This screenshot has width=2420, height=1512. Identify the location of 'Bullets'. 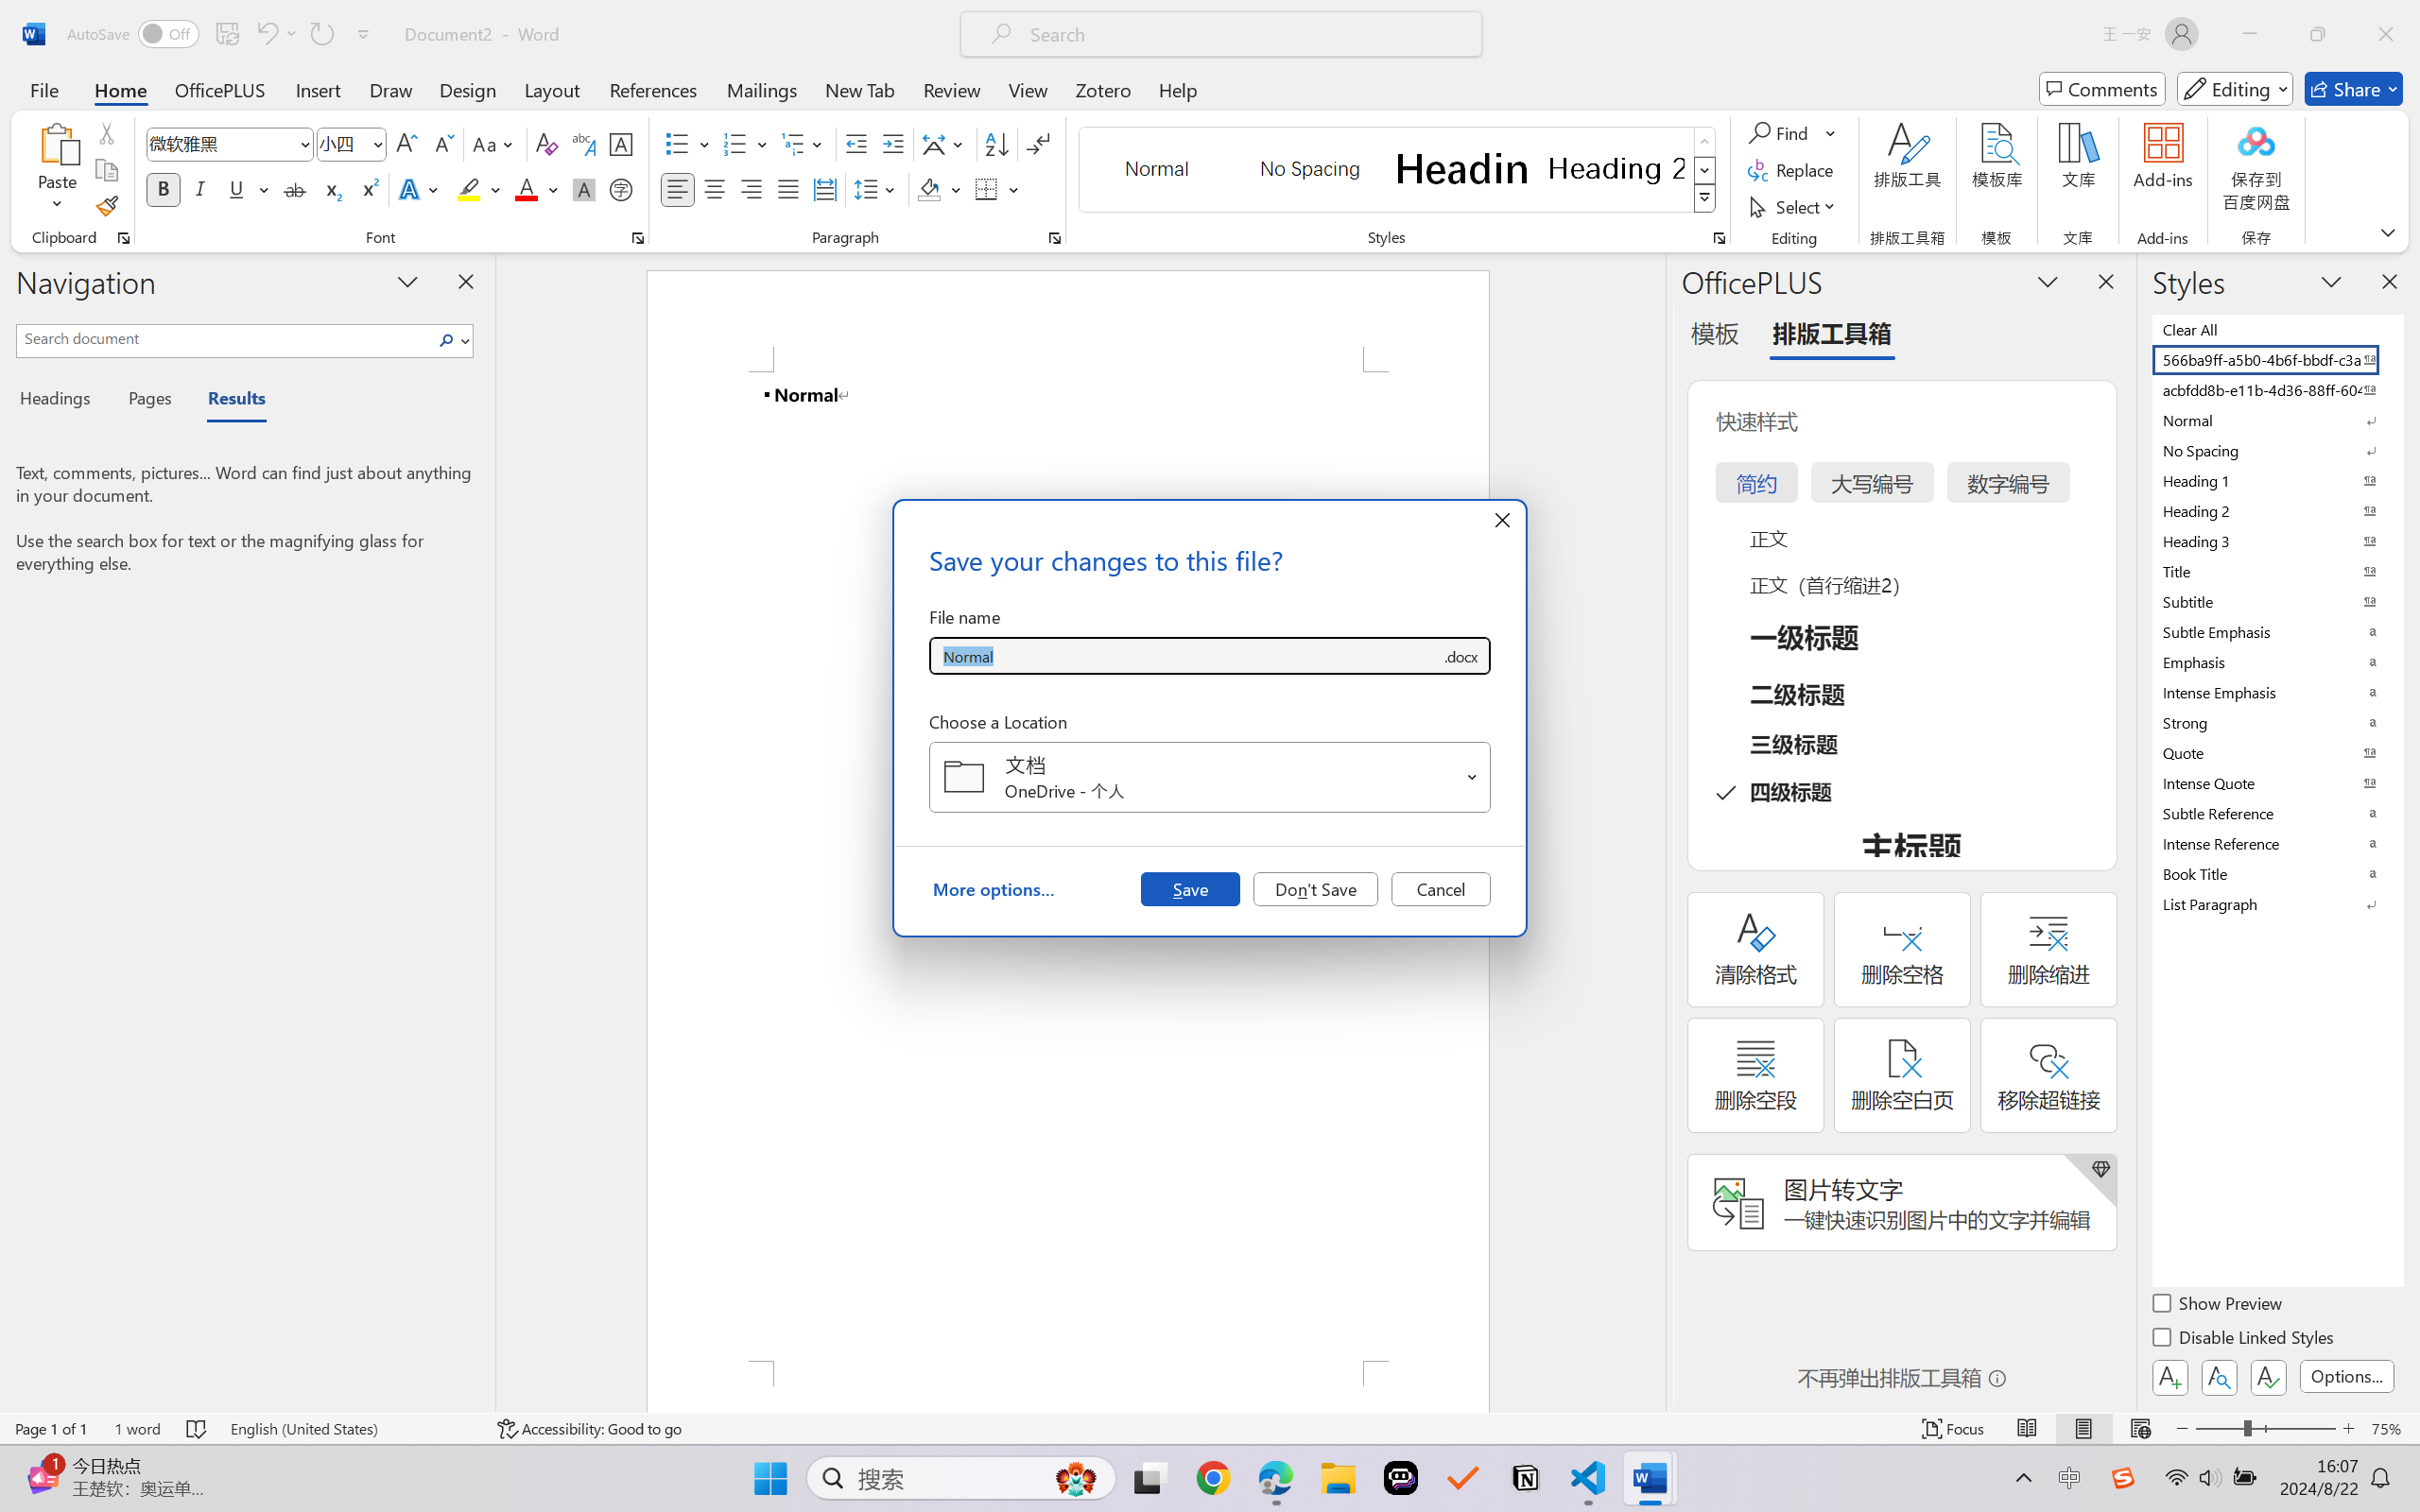
(677, 144).